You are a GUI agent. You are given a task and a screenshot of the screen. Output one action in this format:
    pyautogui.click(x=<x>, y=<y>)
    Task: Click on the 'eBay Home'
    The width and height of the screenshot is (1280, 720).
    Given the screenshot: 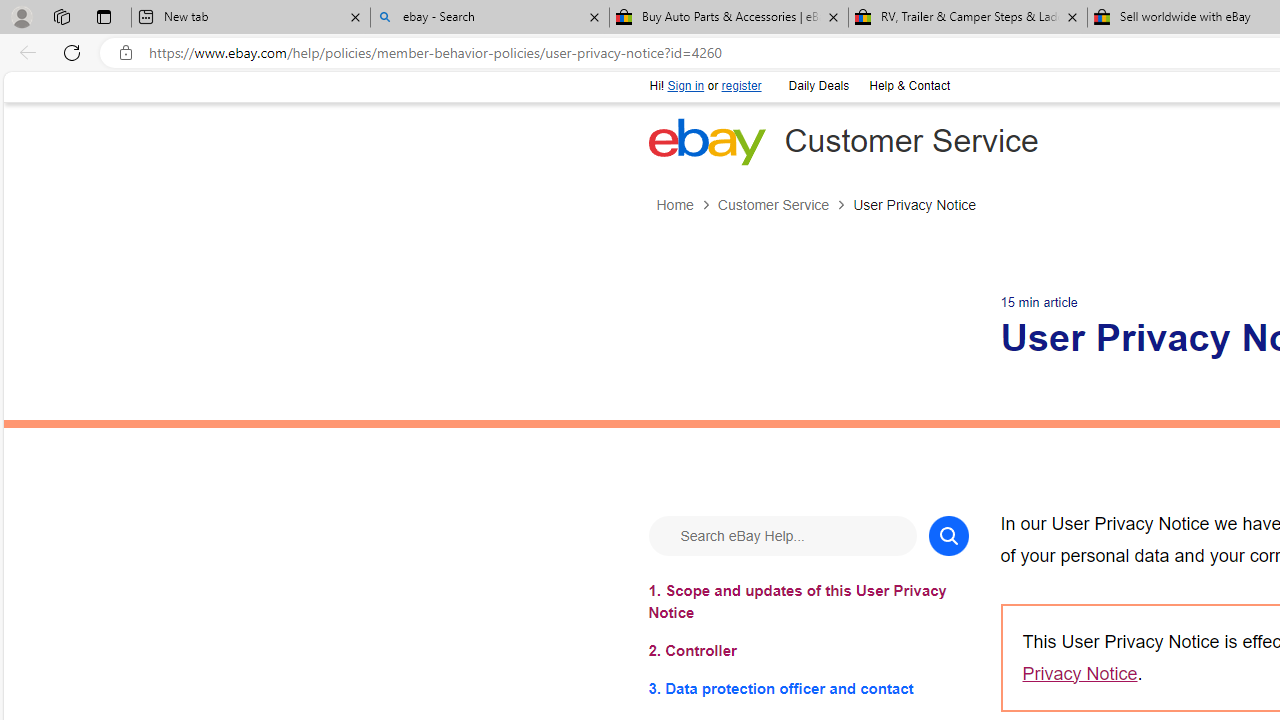 What is the action you would take?
    pyautogui.click(x=706, y=140)
    